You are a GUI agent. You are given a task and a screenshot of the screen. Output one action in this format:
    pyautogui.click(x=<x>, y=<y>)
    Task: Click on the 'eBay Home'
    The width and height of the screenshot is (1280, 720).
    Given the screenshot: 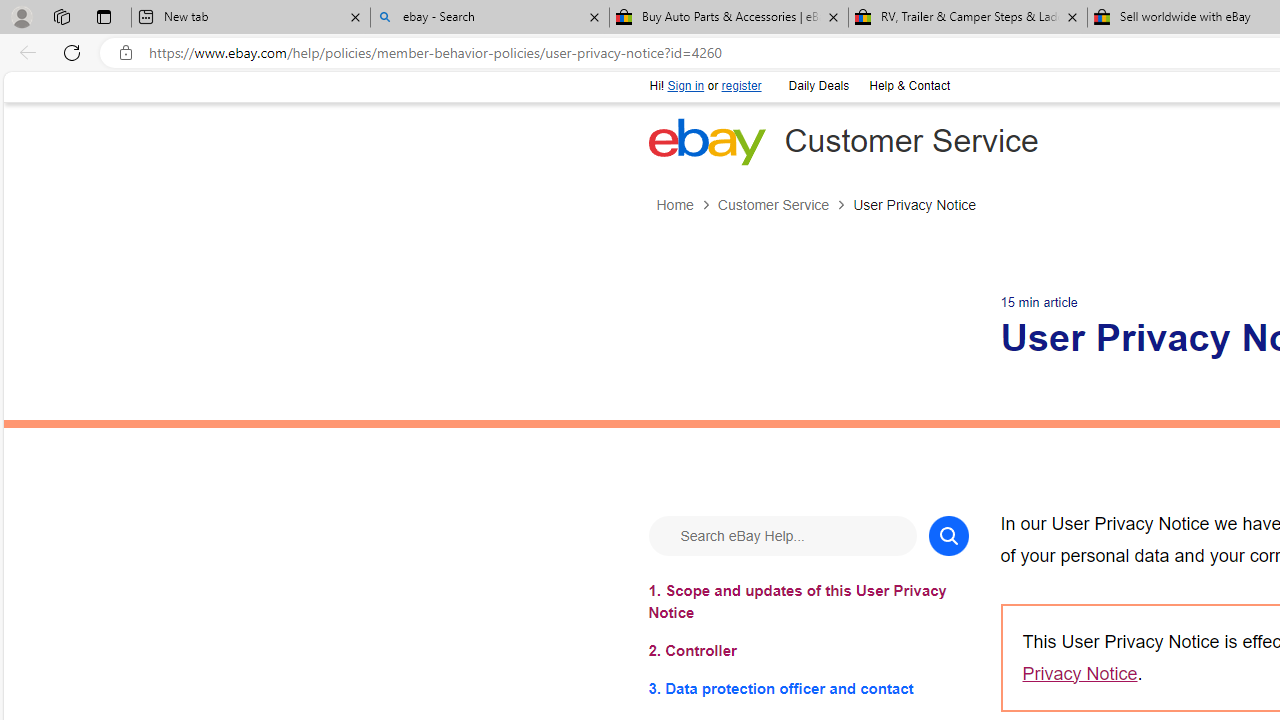 What is the action you would take?
    pyautogui.click(x=706, y=140)
    